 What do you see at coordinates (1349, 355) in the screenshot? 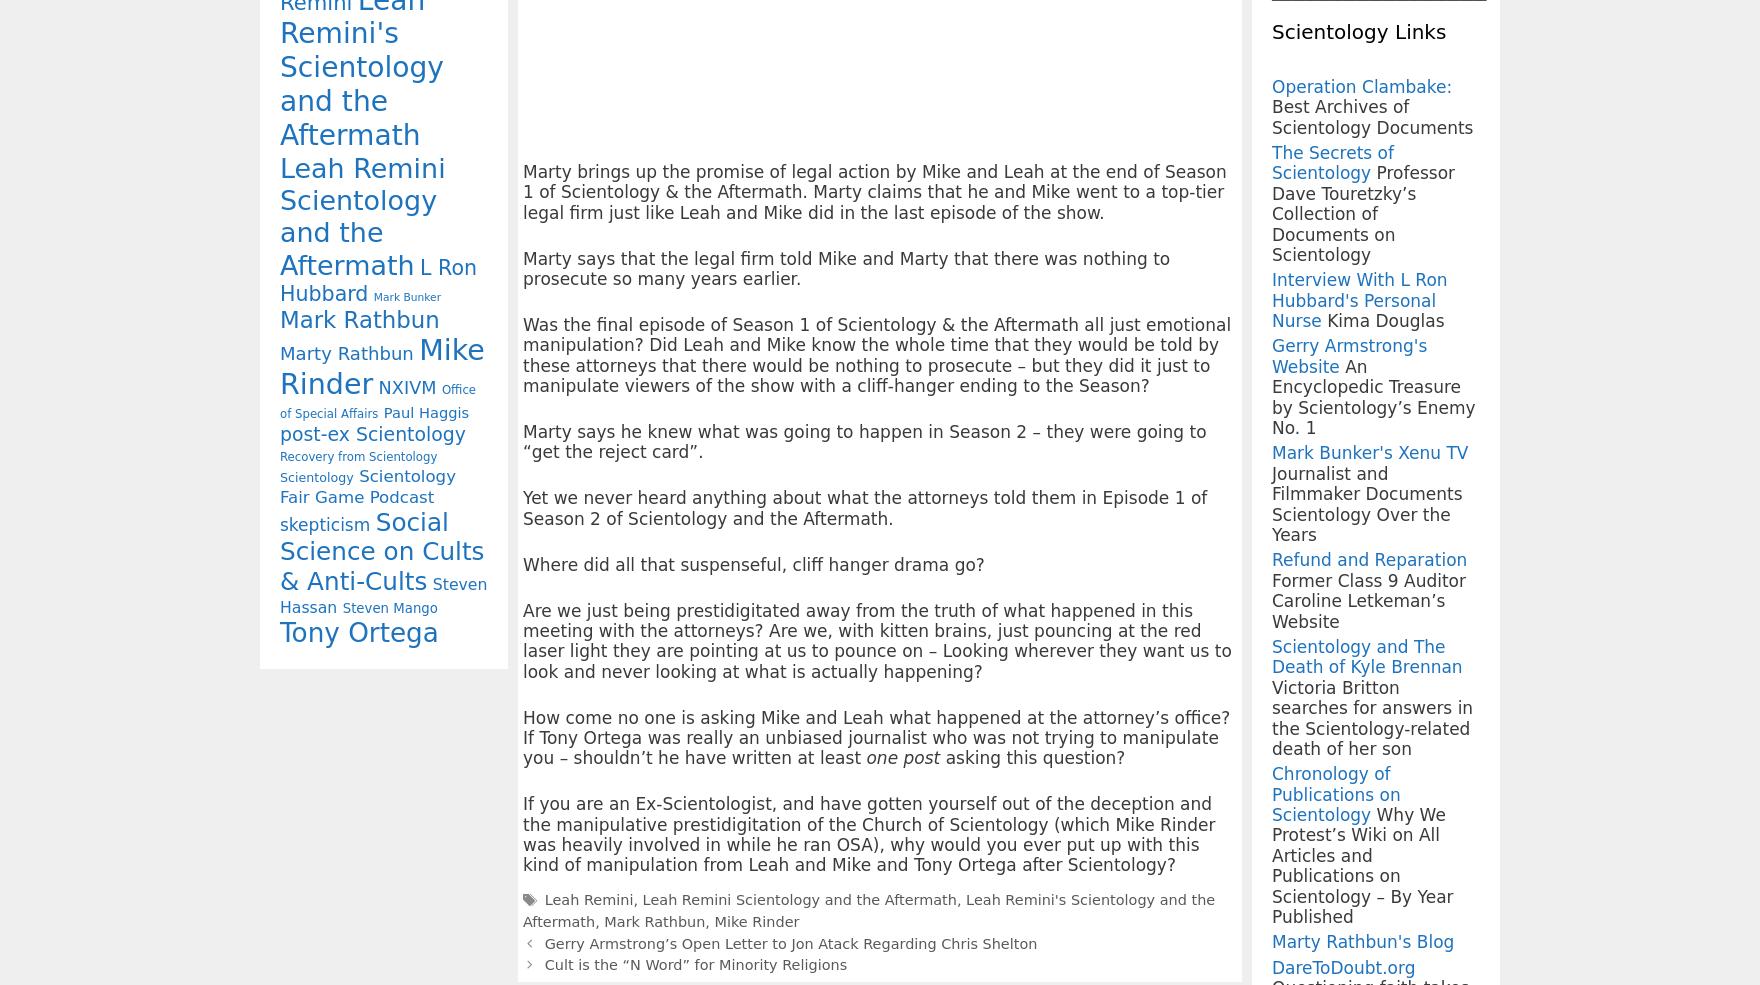
I see `'Gerry Armstrong's Website'` at bounding box center [1349, 355].